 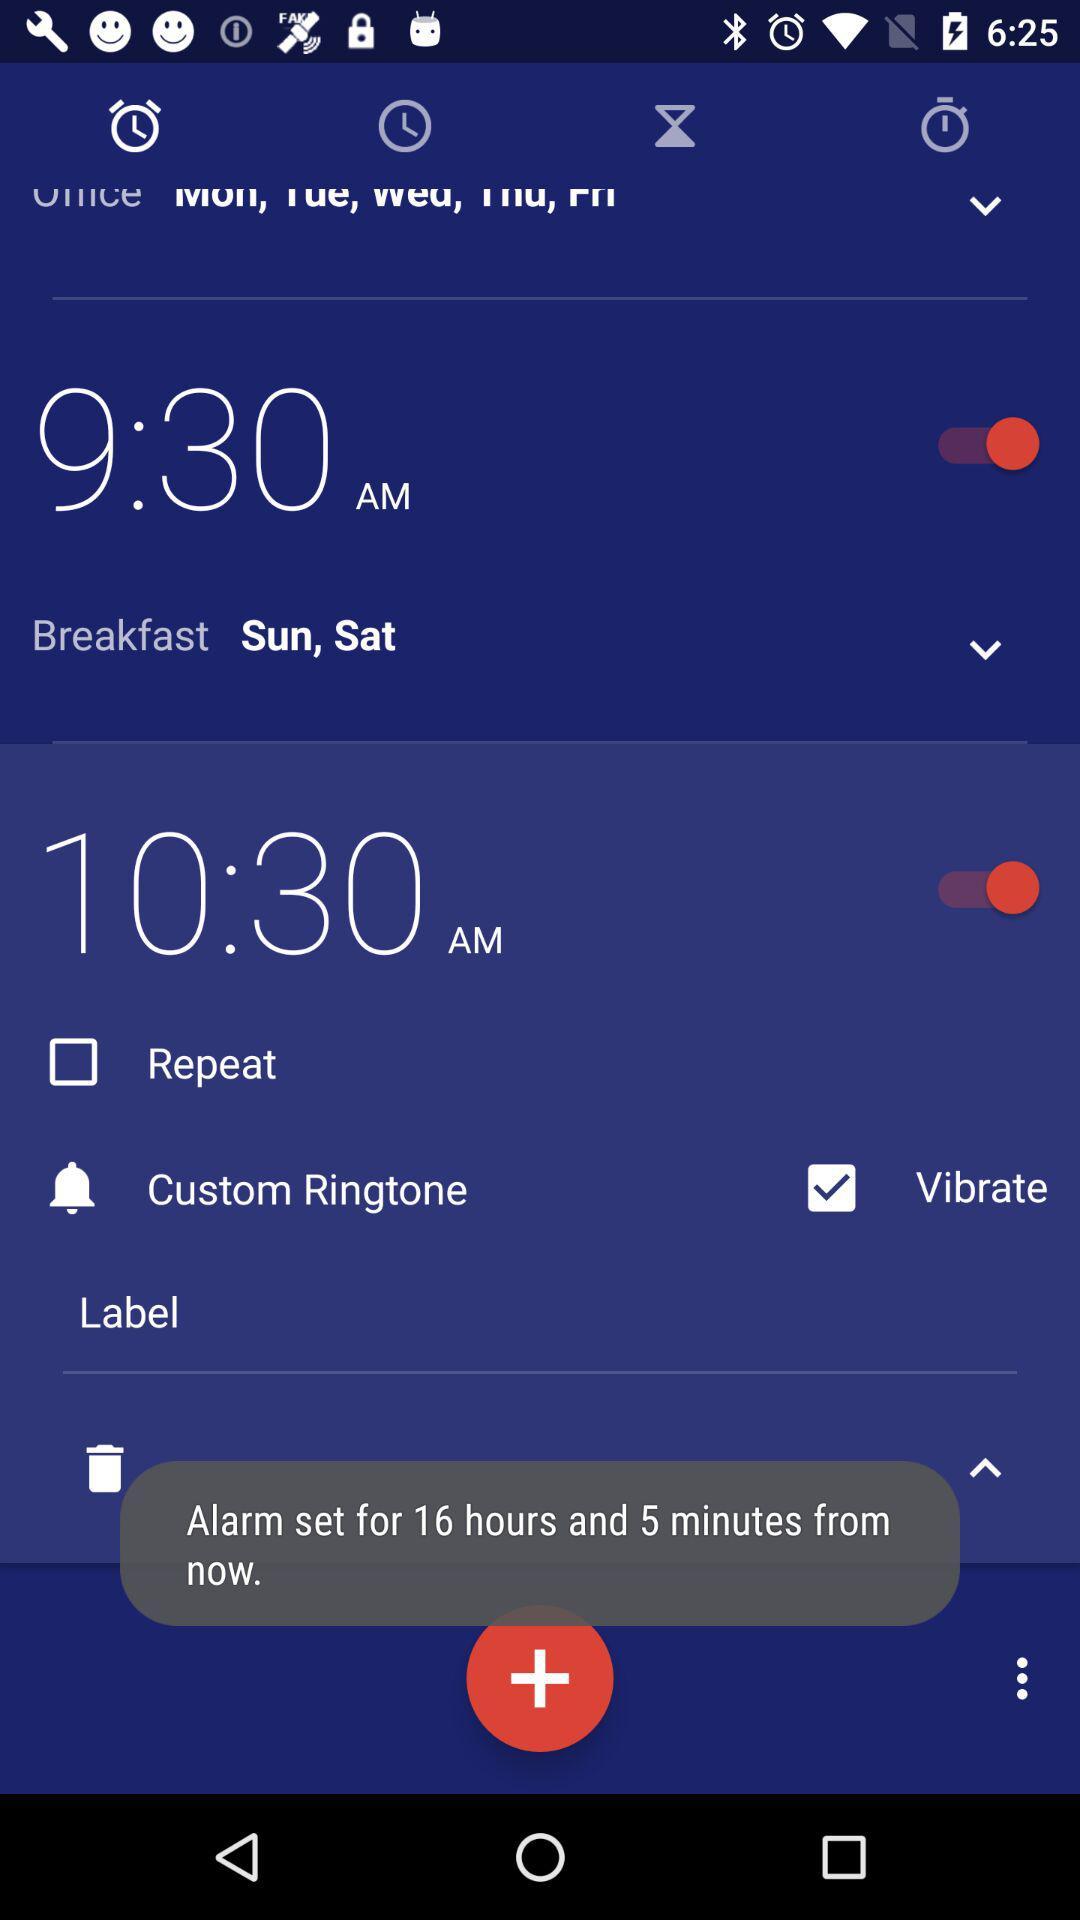 I want to click on item below the repeat, so click(x=409, y=1188).